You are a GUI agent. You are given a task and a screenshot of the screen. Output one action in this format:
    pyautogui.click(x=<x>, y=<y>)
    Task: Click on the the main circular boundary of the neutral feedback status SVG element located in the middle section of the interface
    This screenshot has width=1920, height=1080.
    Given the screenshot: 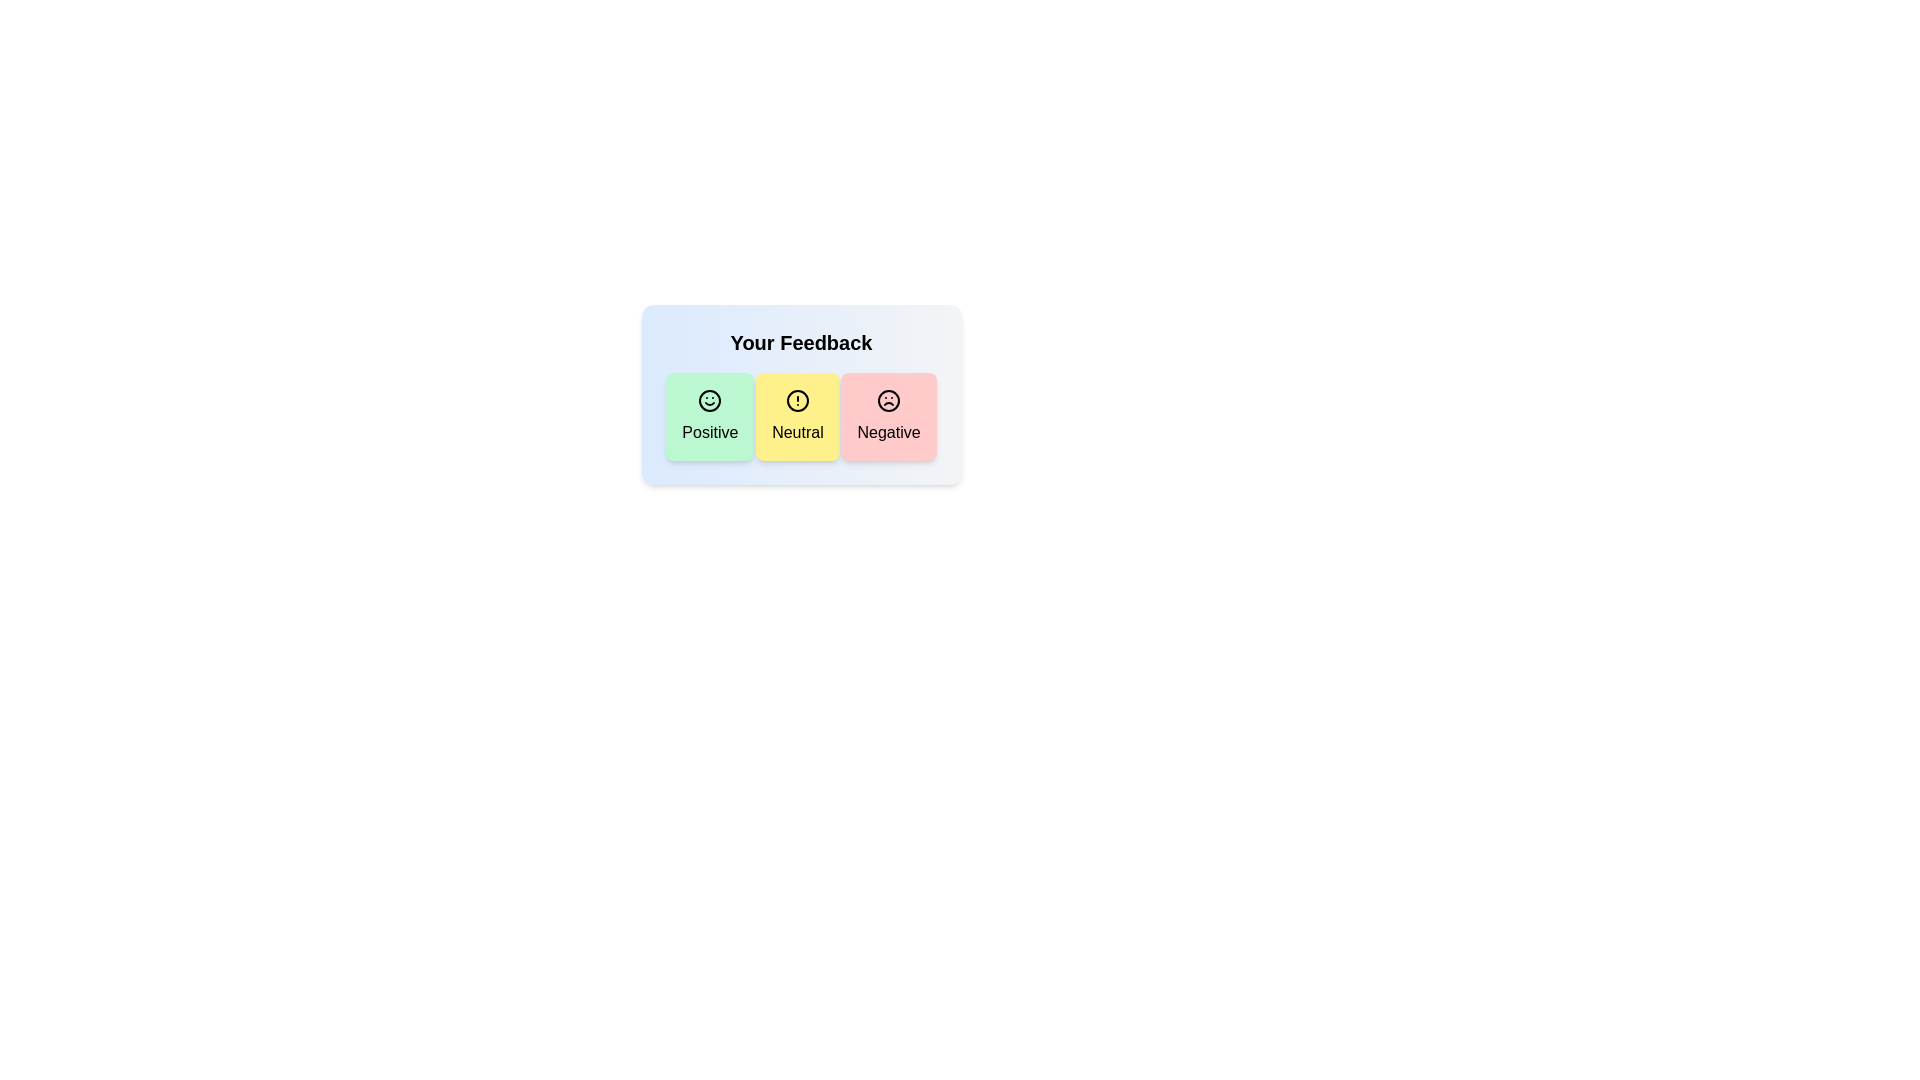 What is the action you would take?
    pyautogui.click(x=796, y=401)
    